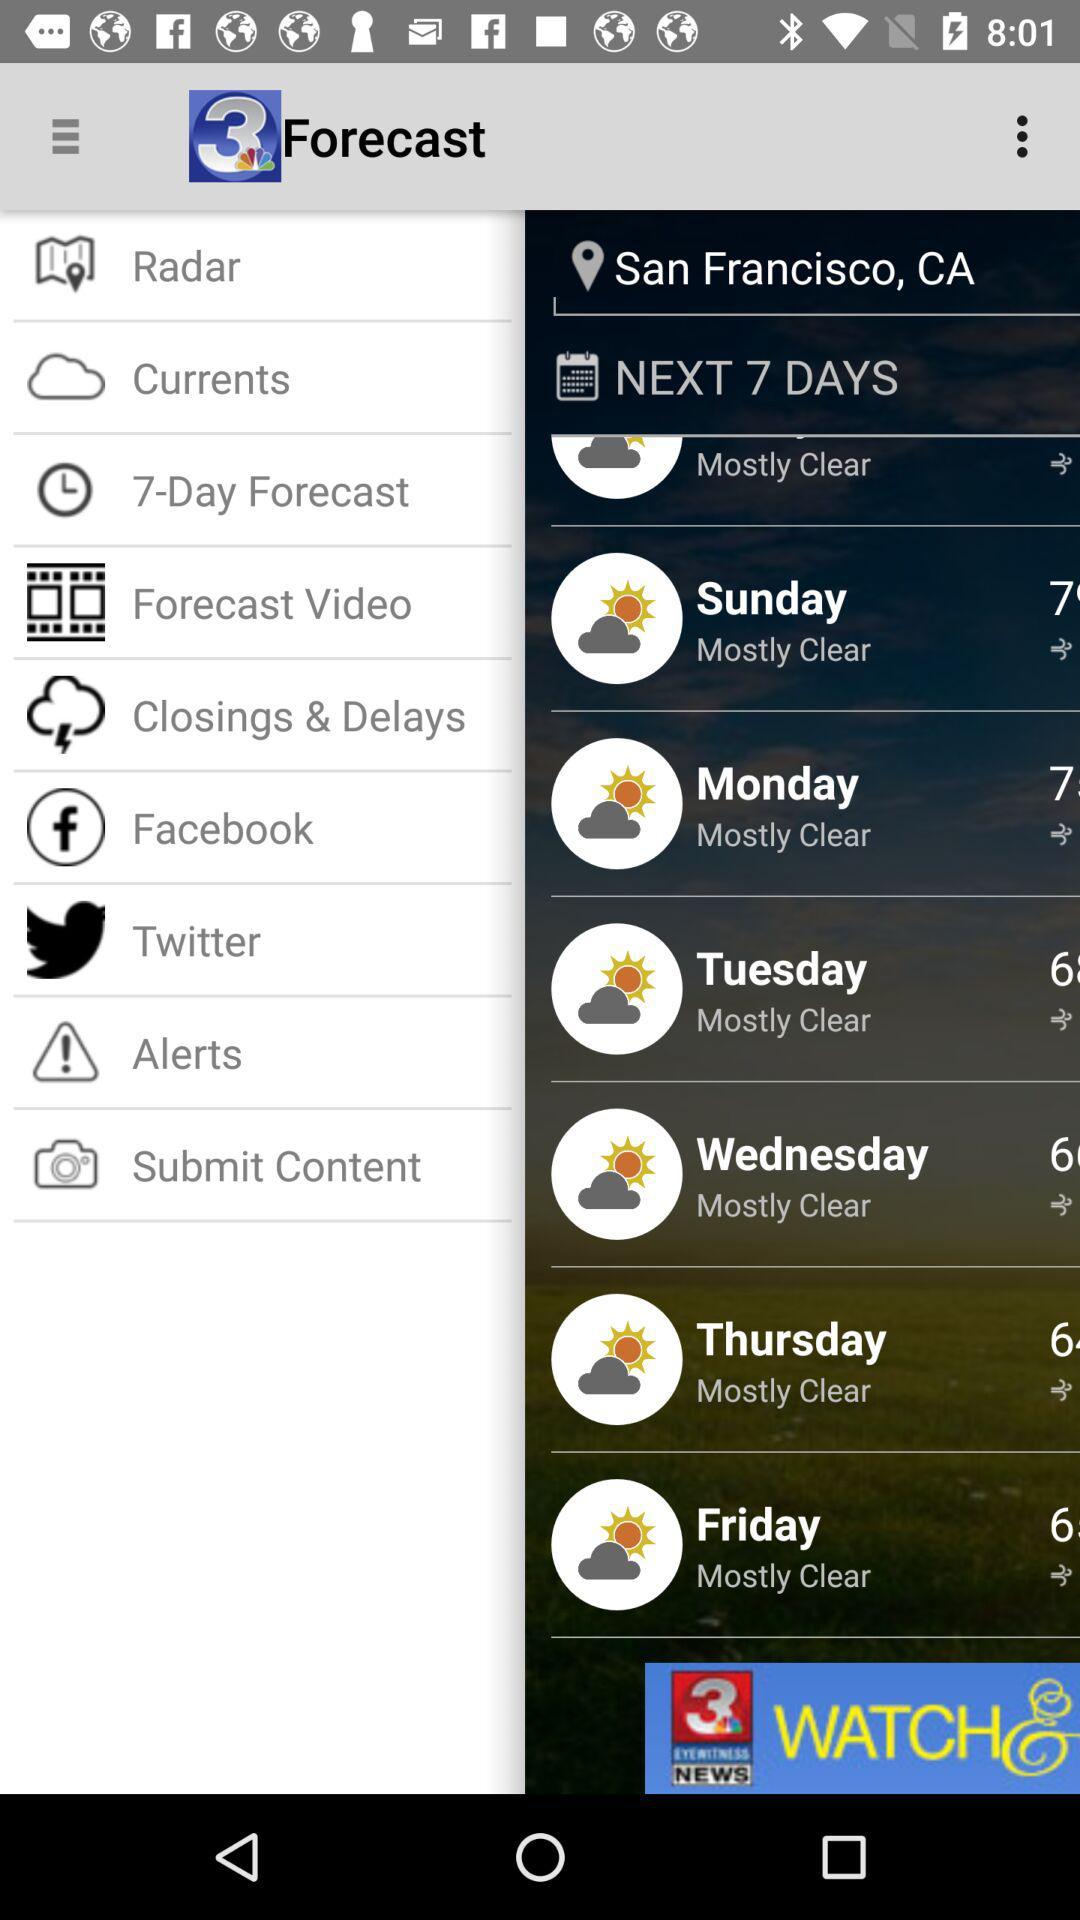 Image resolution: width=1080 pixels, height=1920 pixels. What do you see at coordinates (812, 1152) in the screenshot?
I see `the wednesday` at bounding box center [812, 1152].